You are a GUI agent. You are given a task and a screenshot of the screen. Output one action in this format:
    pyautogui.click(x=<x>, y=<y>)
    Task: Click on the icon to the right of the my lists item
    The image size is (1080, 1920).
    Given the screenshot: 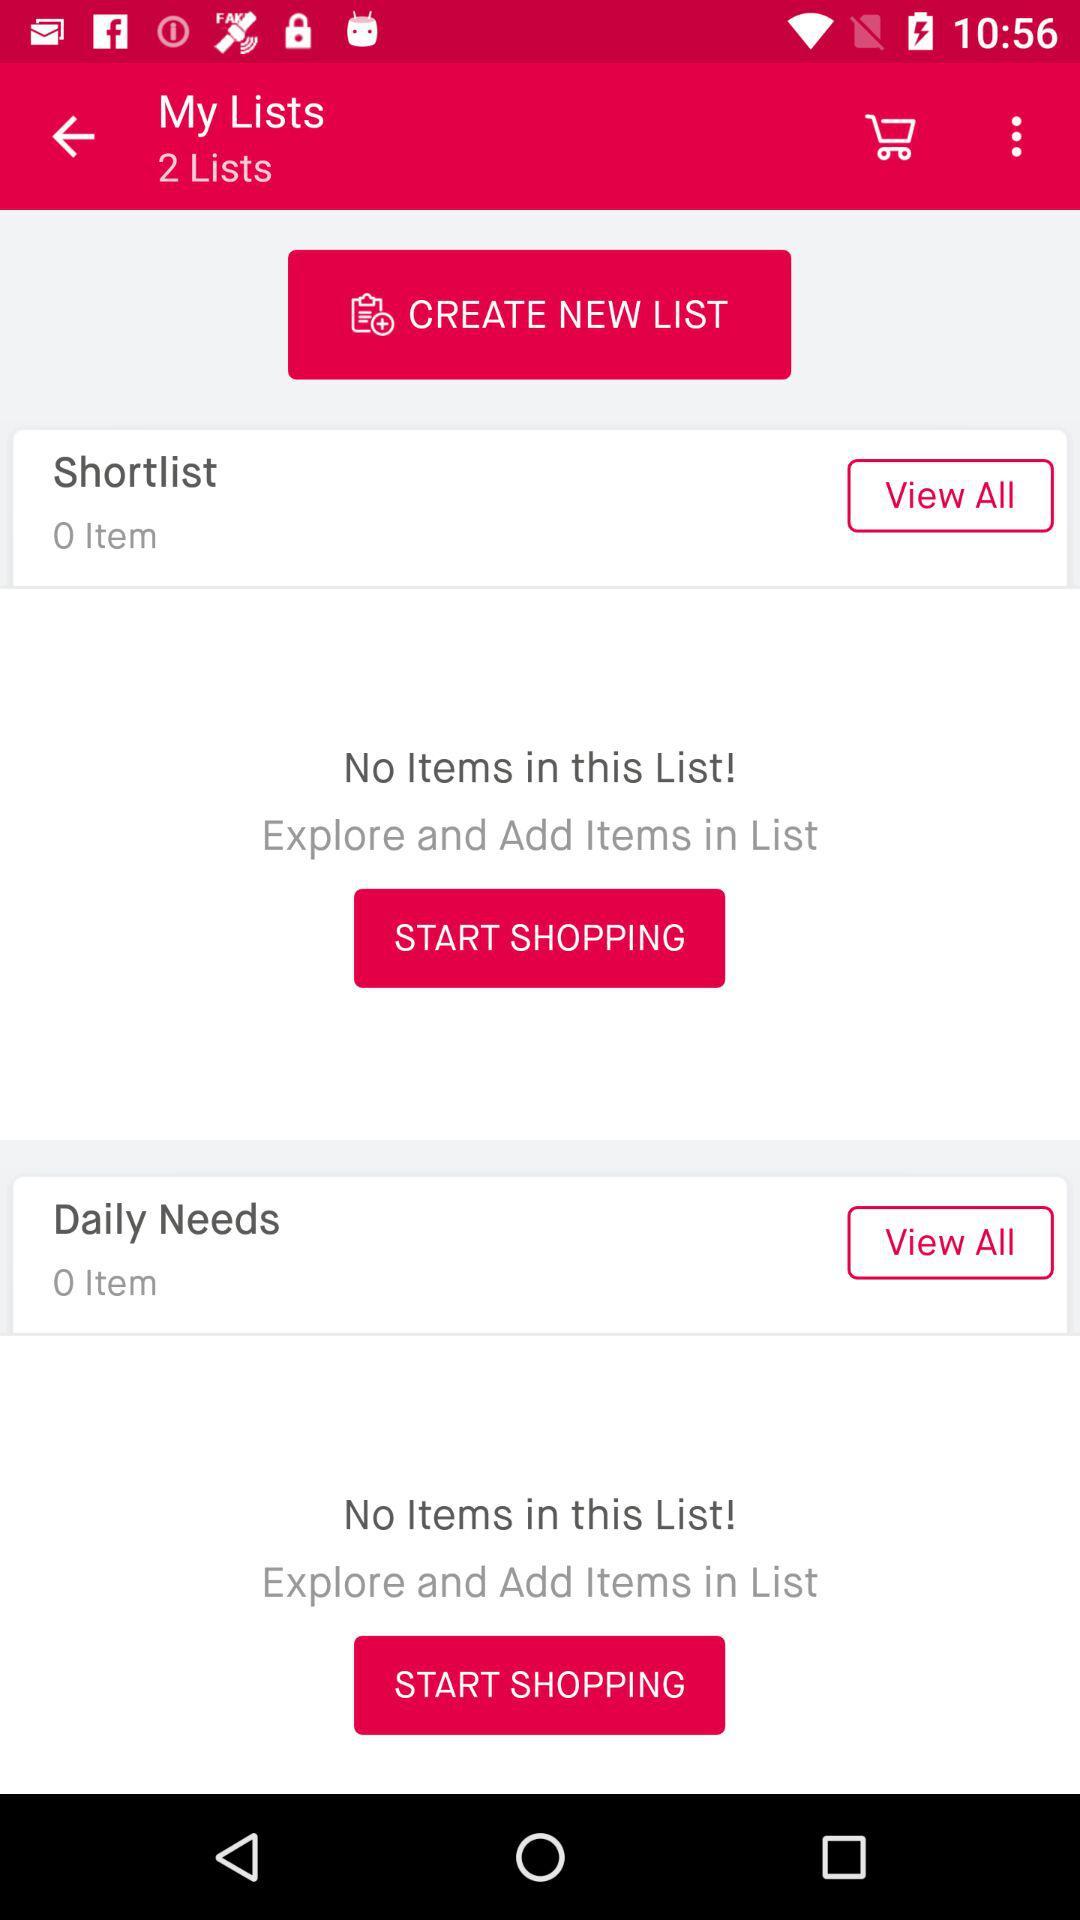 What is the action you would take?
    pyautogui.click(x=890, y=135)
    